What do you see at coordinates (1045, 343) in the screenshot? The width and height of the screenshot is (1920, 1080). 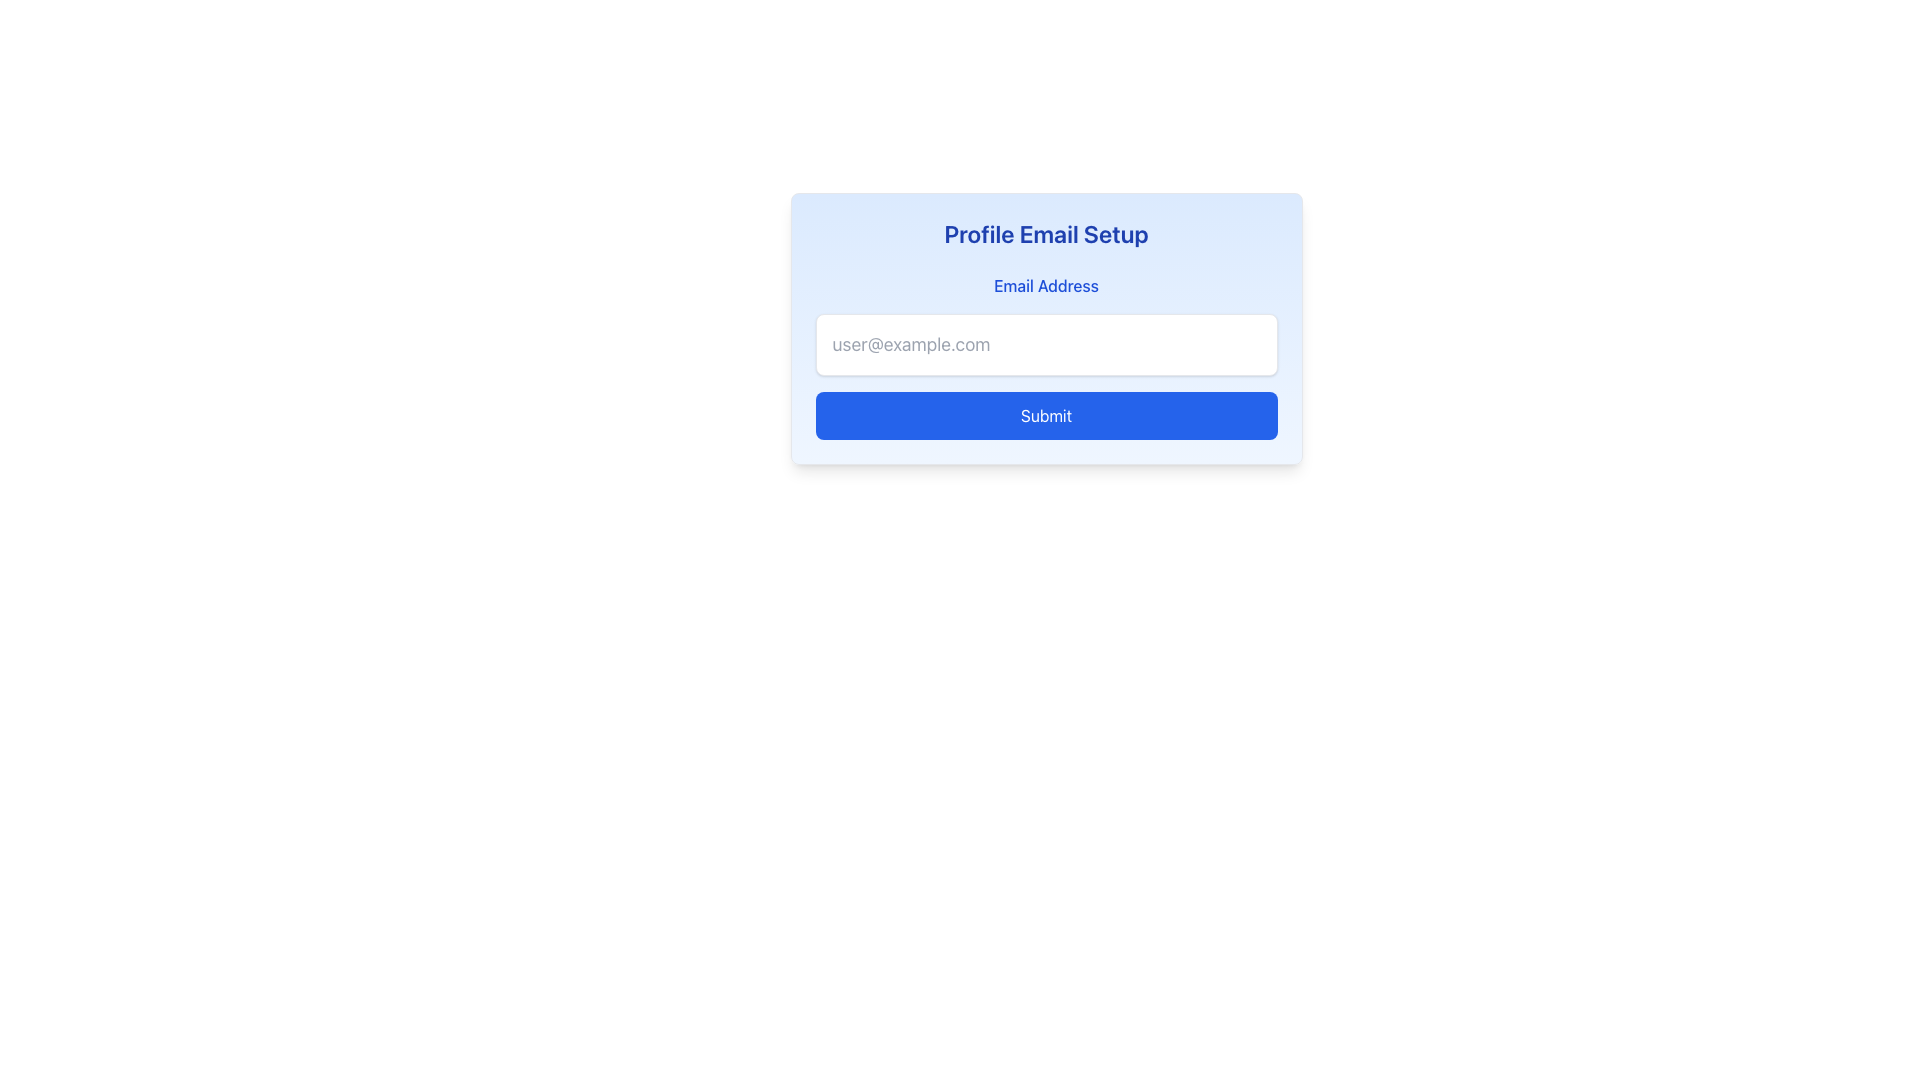 I see `the email address input field to focus it for user input` at bounding box center [1045, 343].